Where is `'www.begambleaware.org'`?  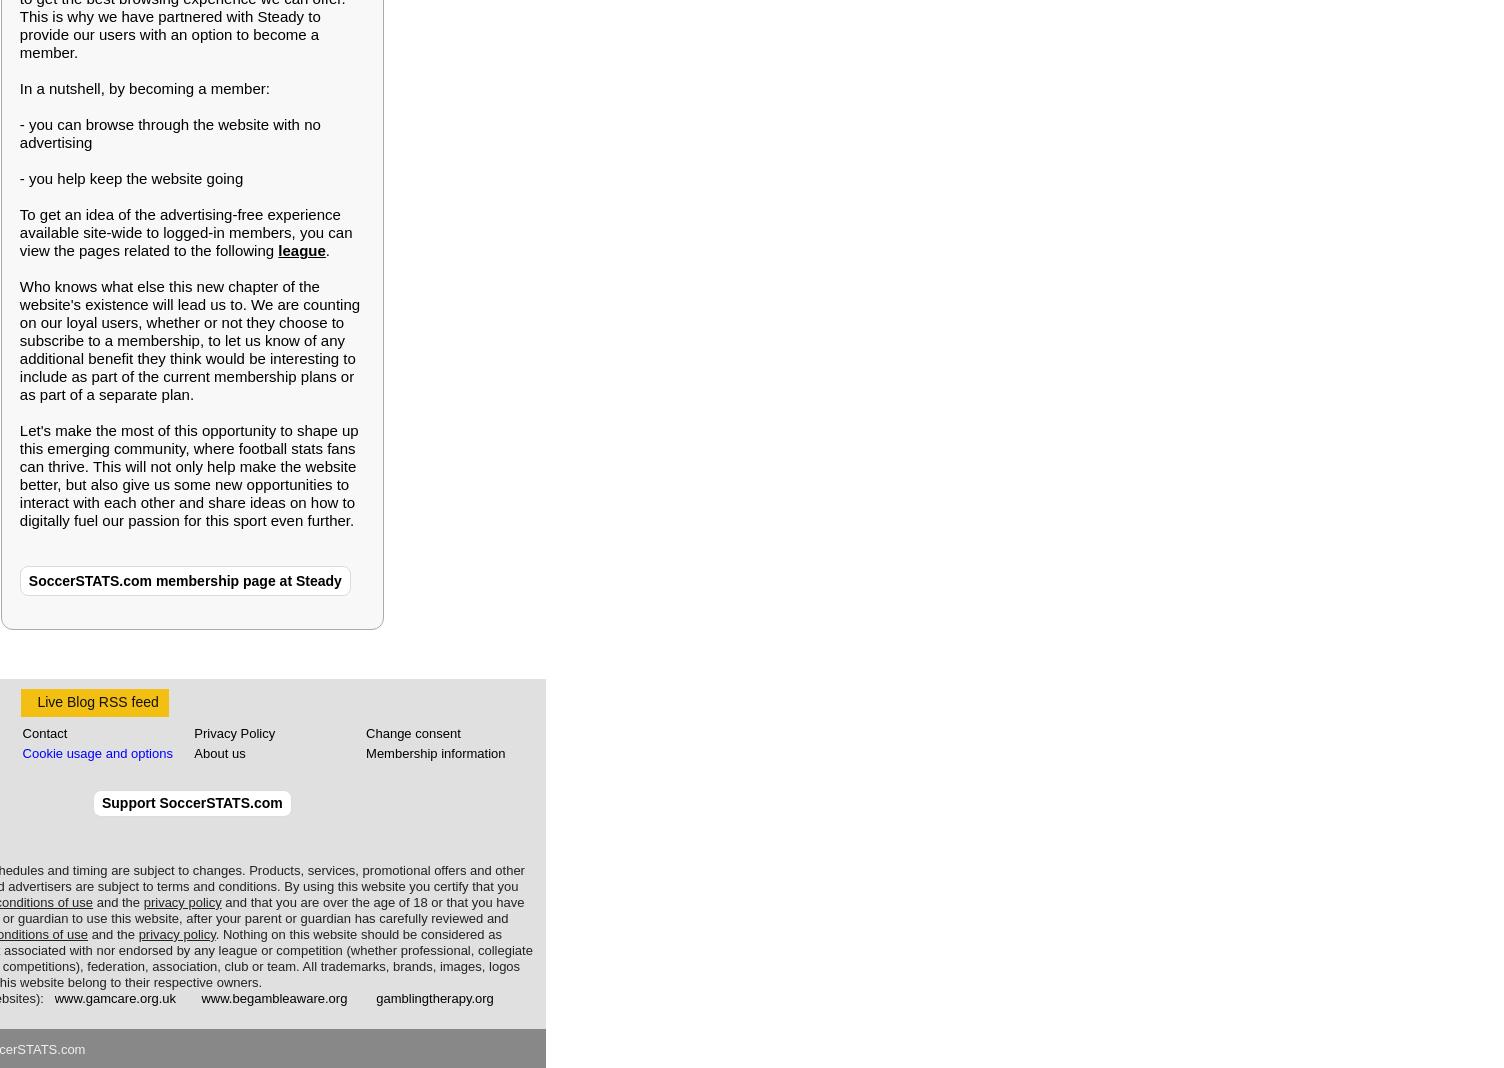 'www.begambleaware.org' is located at coordinates (200, 997).